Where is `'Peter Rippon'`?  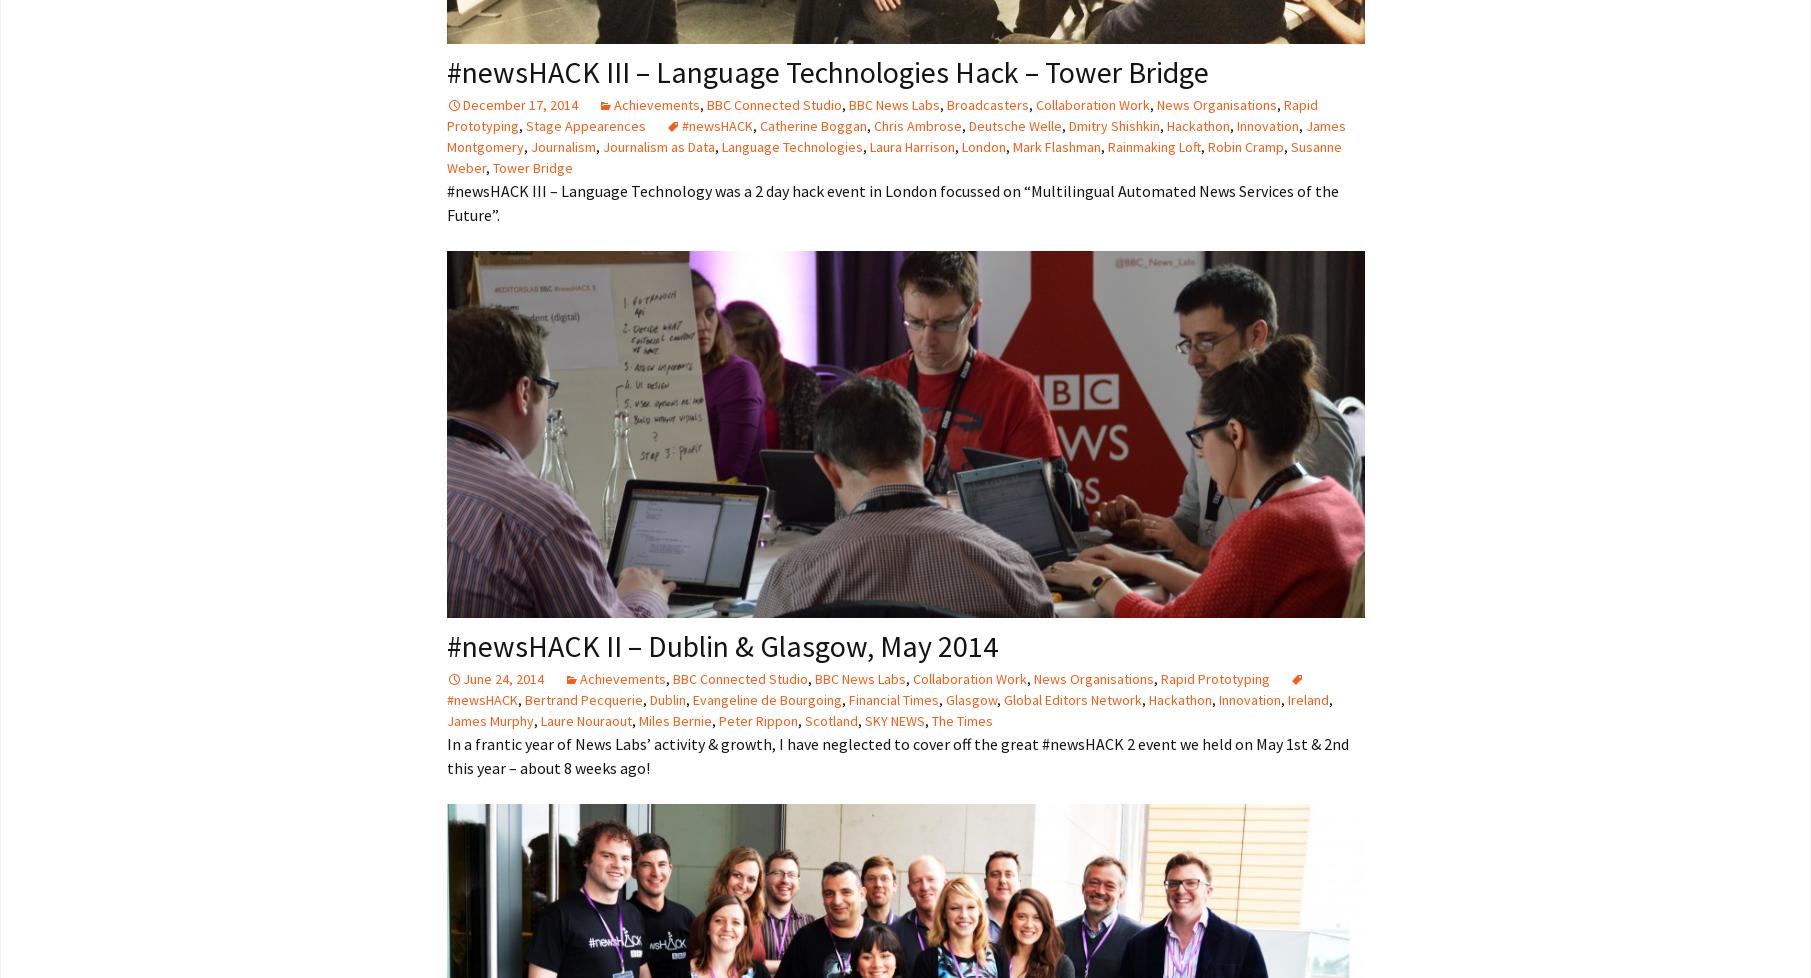 'Peter Rippon' is located at coordinates (756, 720).